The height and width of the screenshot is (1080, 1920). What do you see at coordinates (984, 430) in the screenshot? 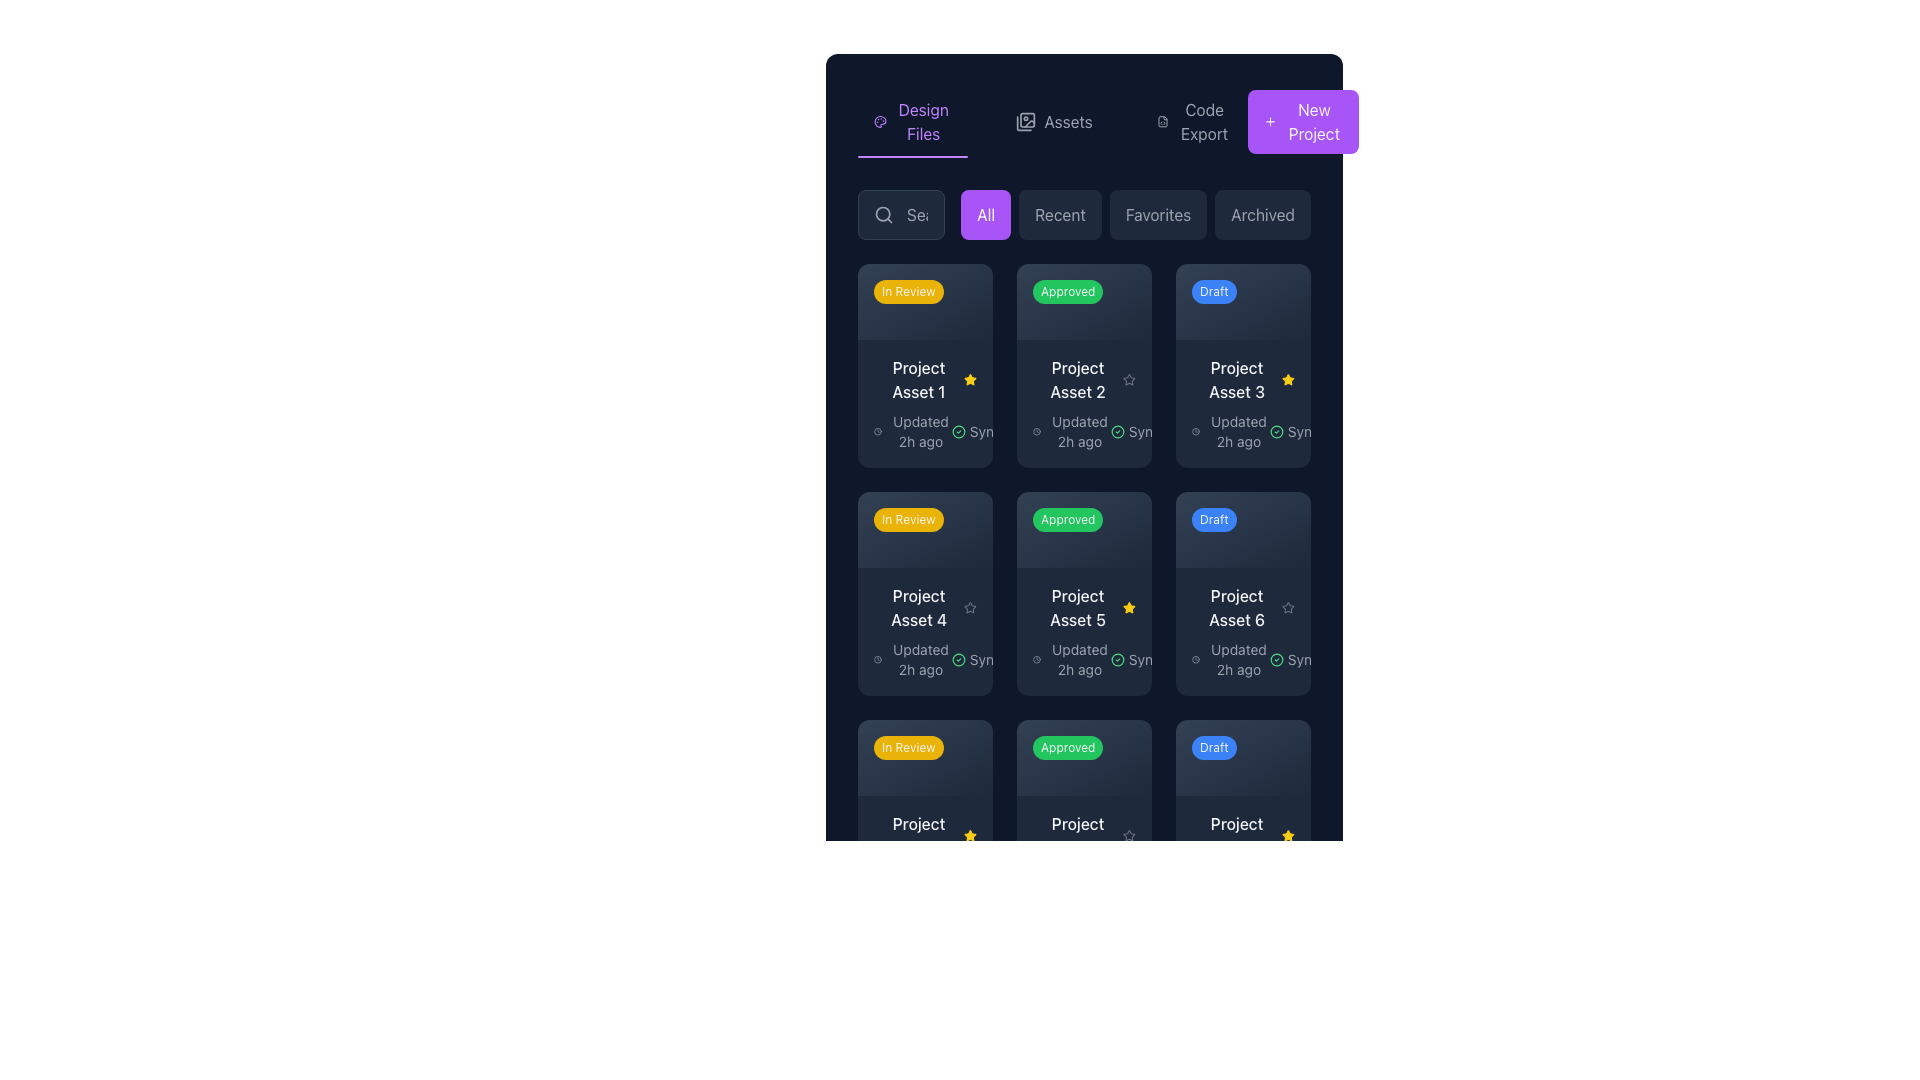
I see `synchronization status from the Status indicator which features a green circular icon with a checkmark and the text 'Synced' in light gray, located towards the bottom-left edge of the card` at bounding box center [984, 430].